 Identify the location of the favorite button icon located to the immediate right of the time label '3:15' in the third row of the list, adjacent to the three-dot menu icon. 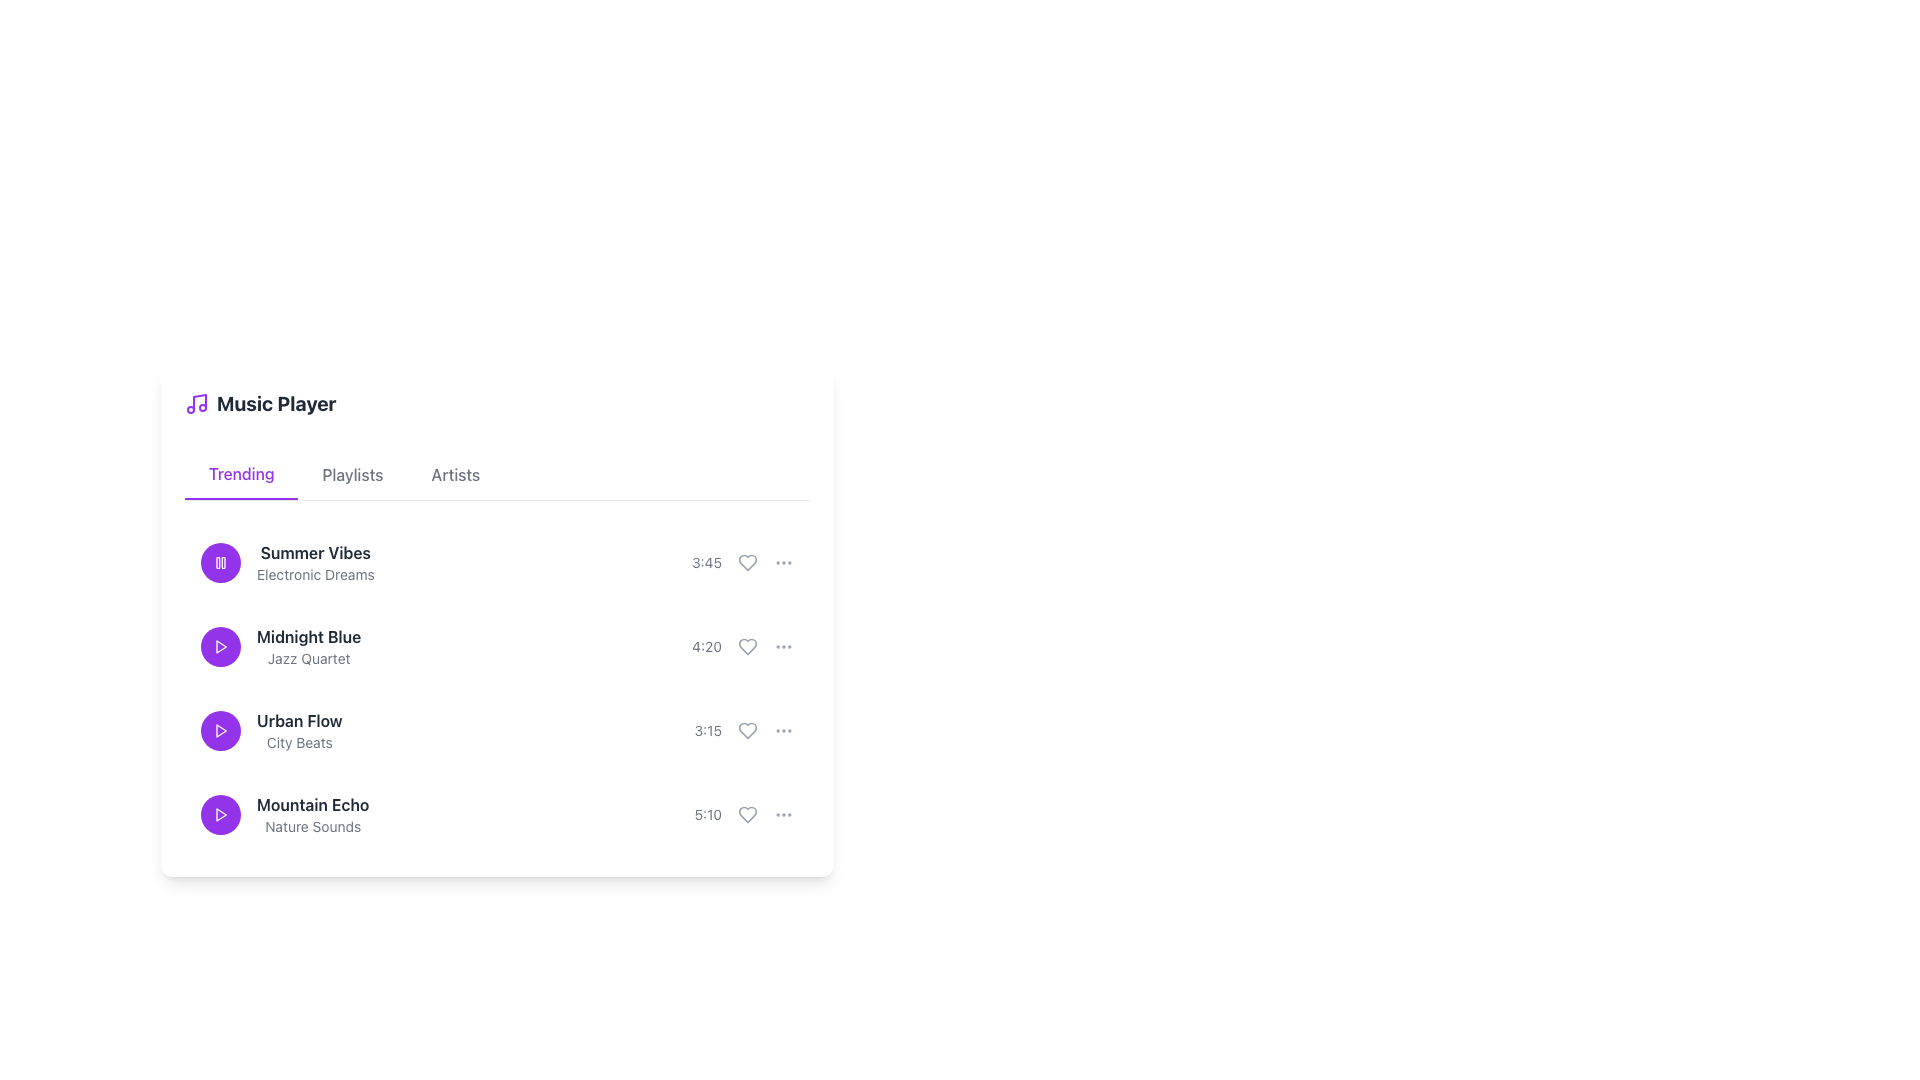
(747, 731).